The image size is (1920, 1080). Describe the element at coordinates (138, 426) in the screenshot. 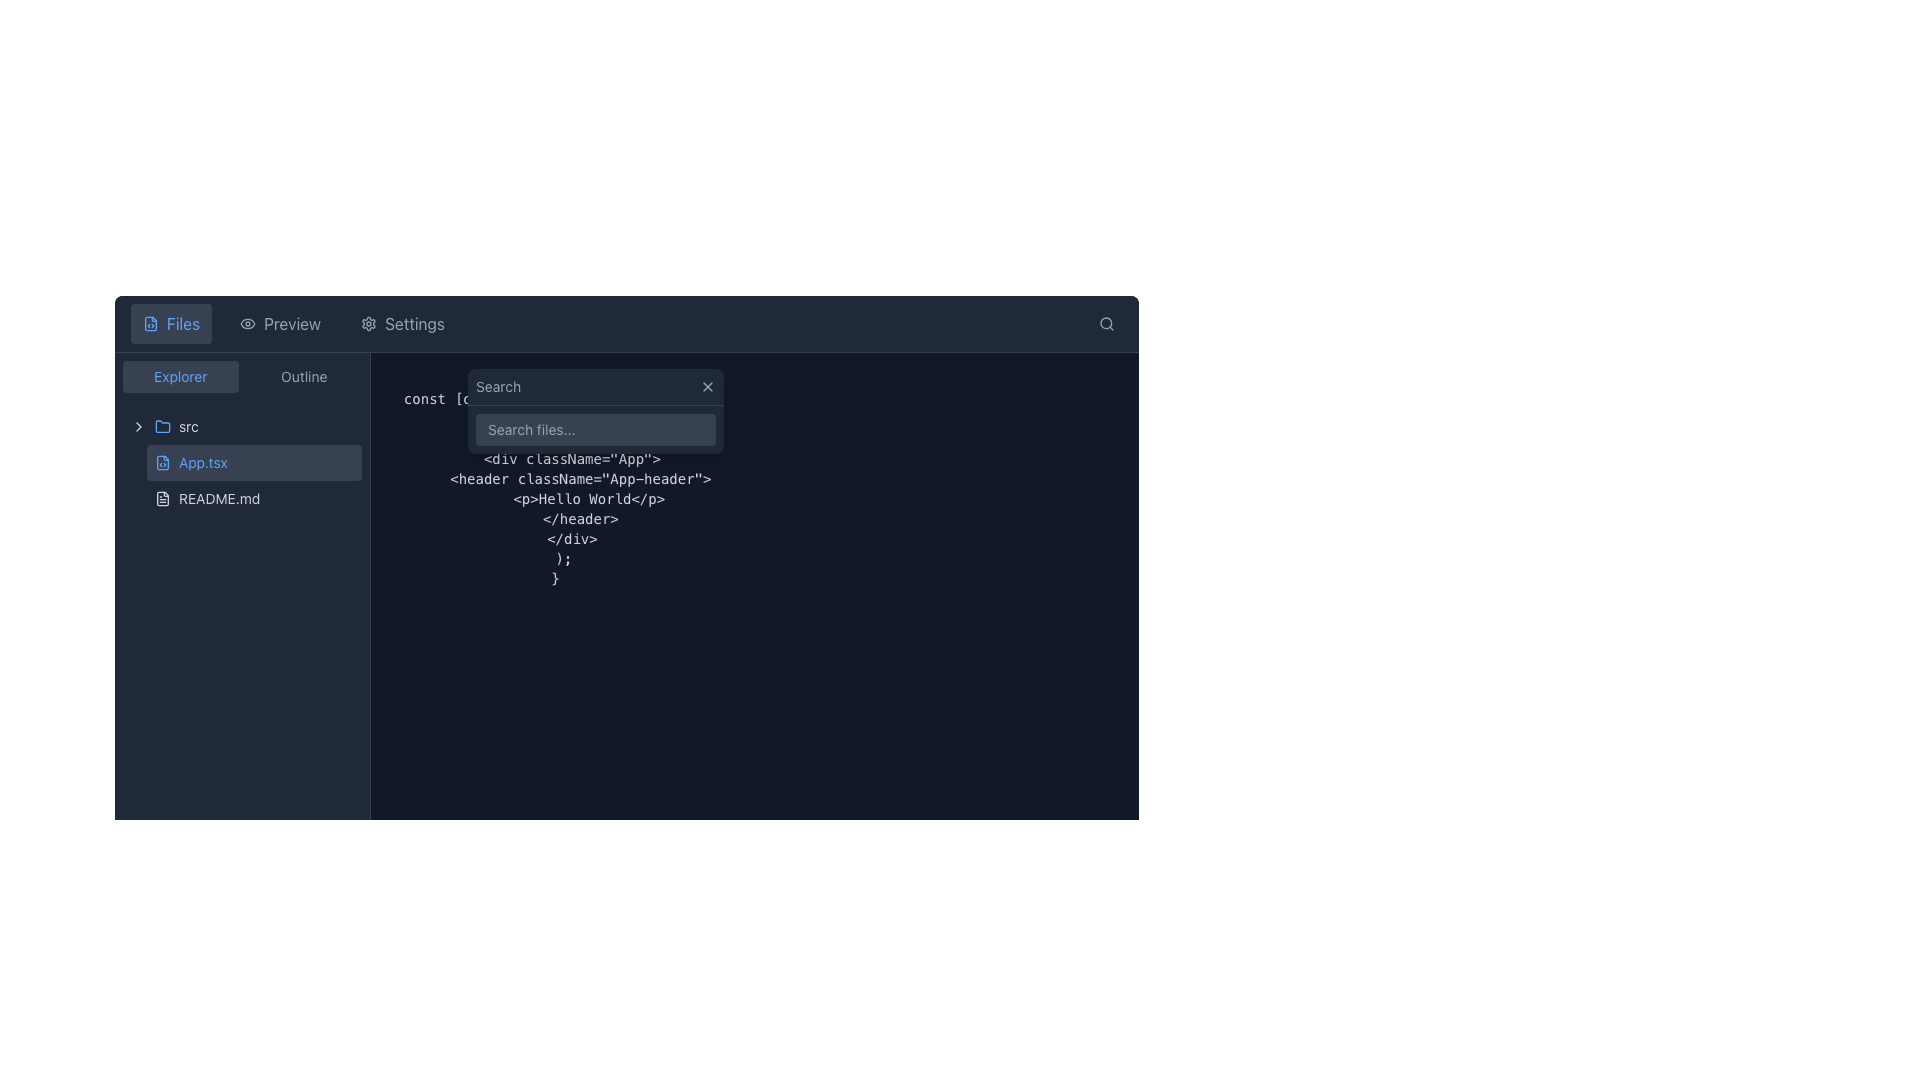

I see `the SVG icon indicating the expandable or collapsible state for the 'src' folder in the Explorer pane for keyboard navigation` at that location.